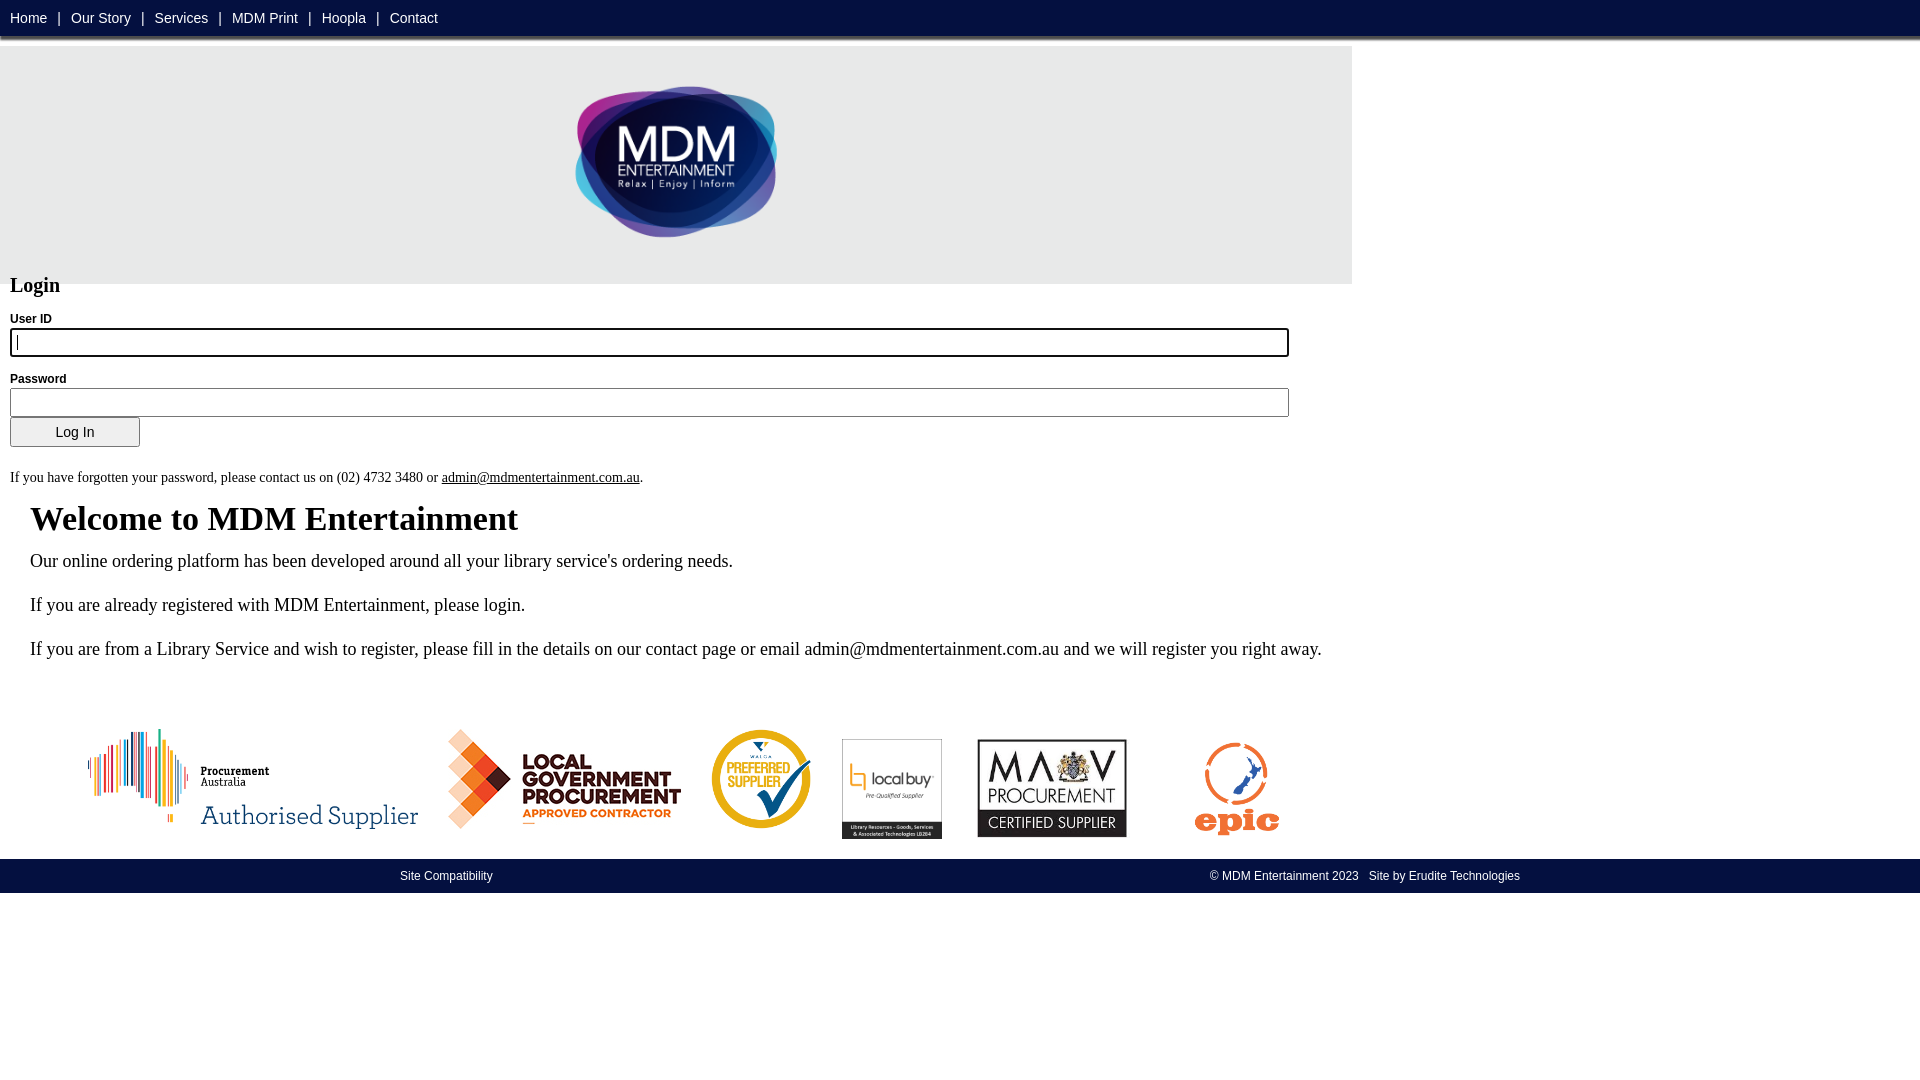 The width and height of the screenshot is (1920, 1080). What do you see at coordinates (99, 18) in the screenshot?
I see `'Our Story'` at bounding box center [99, 18].